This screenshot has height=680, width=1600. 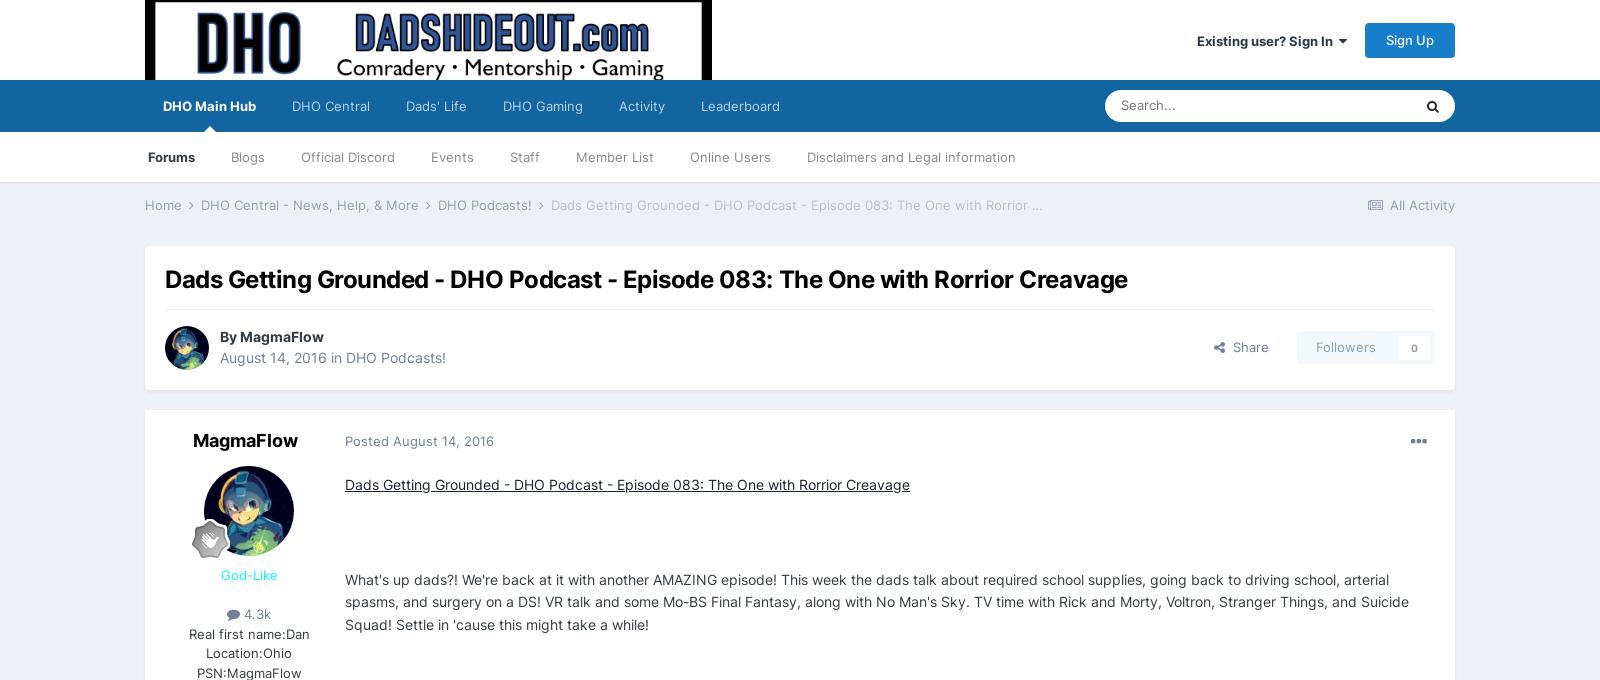 What do you see at coordinates (1409, 38) in the screenshot?
I see `'Sign Up'` at bounding box center [1409, 38].